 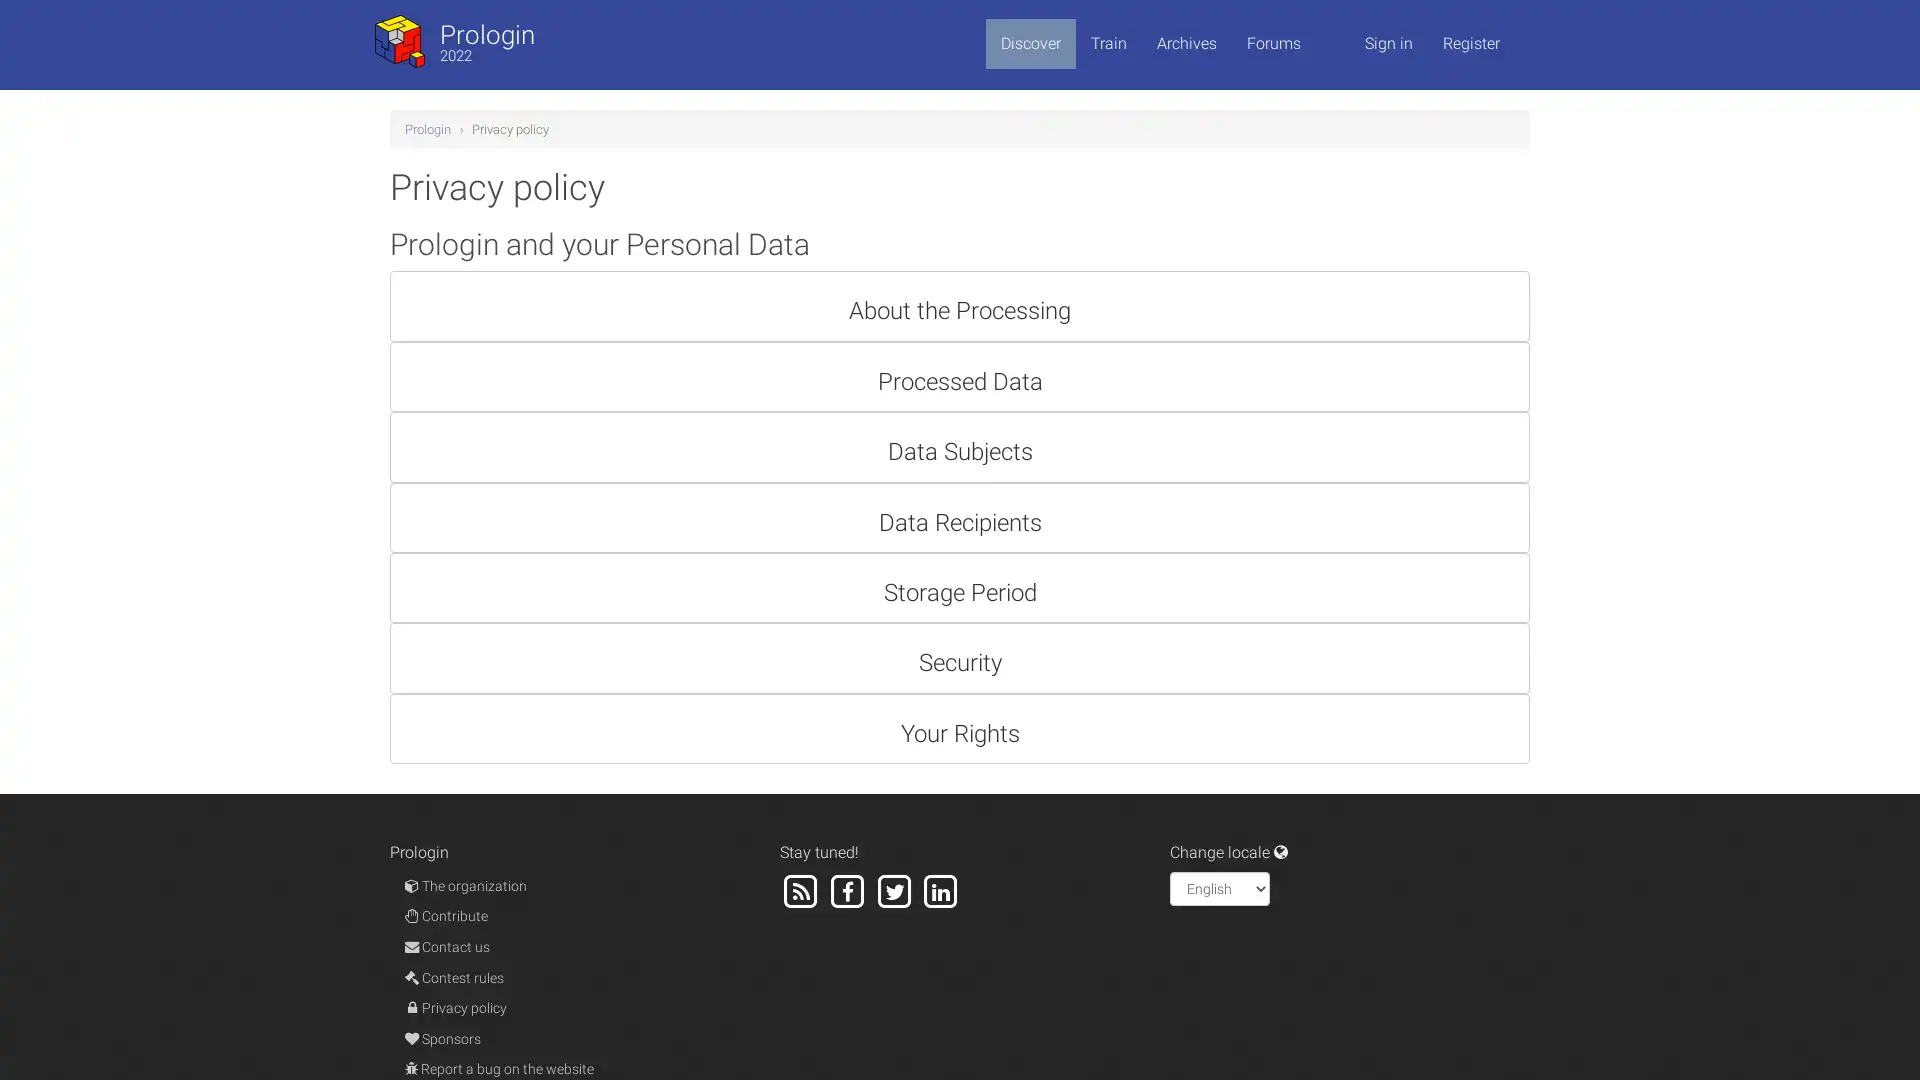 What do you see at coordinates (960, 376) in the screenshot?
I see `Processed Data` at bounding box center [960, 376].